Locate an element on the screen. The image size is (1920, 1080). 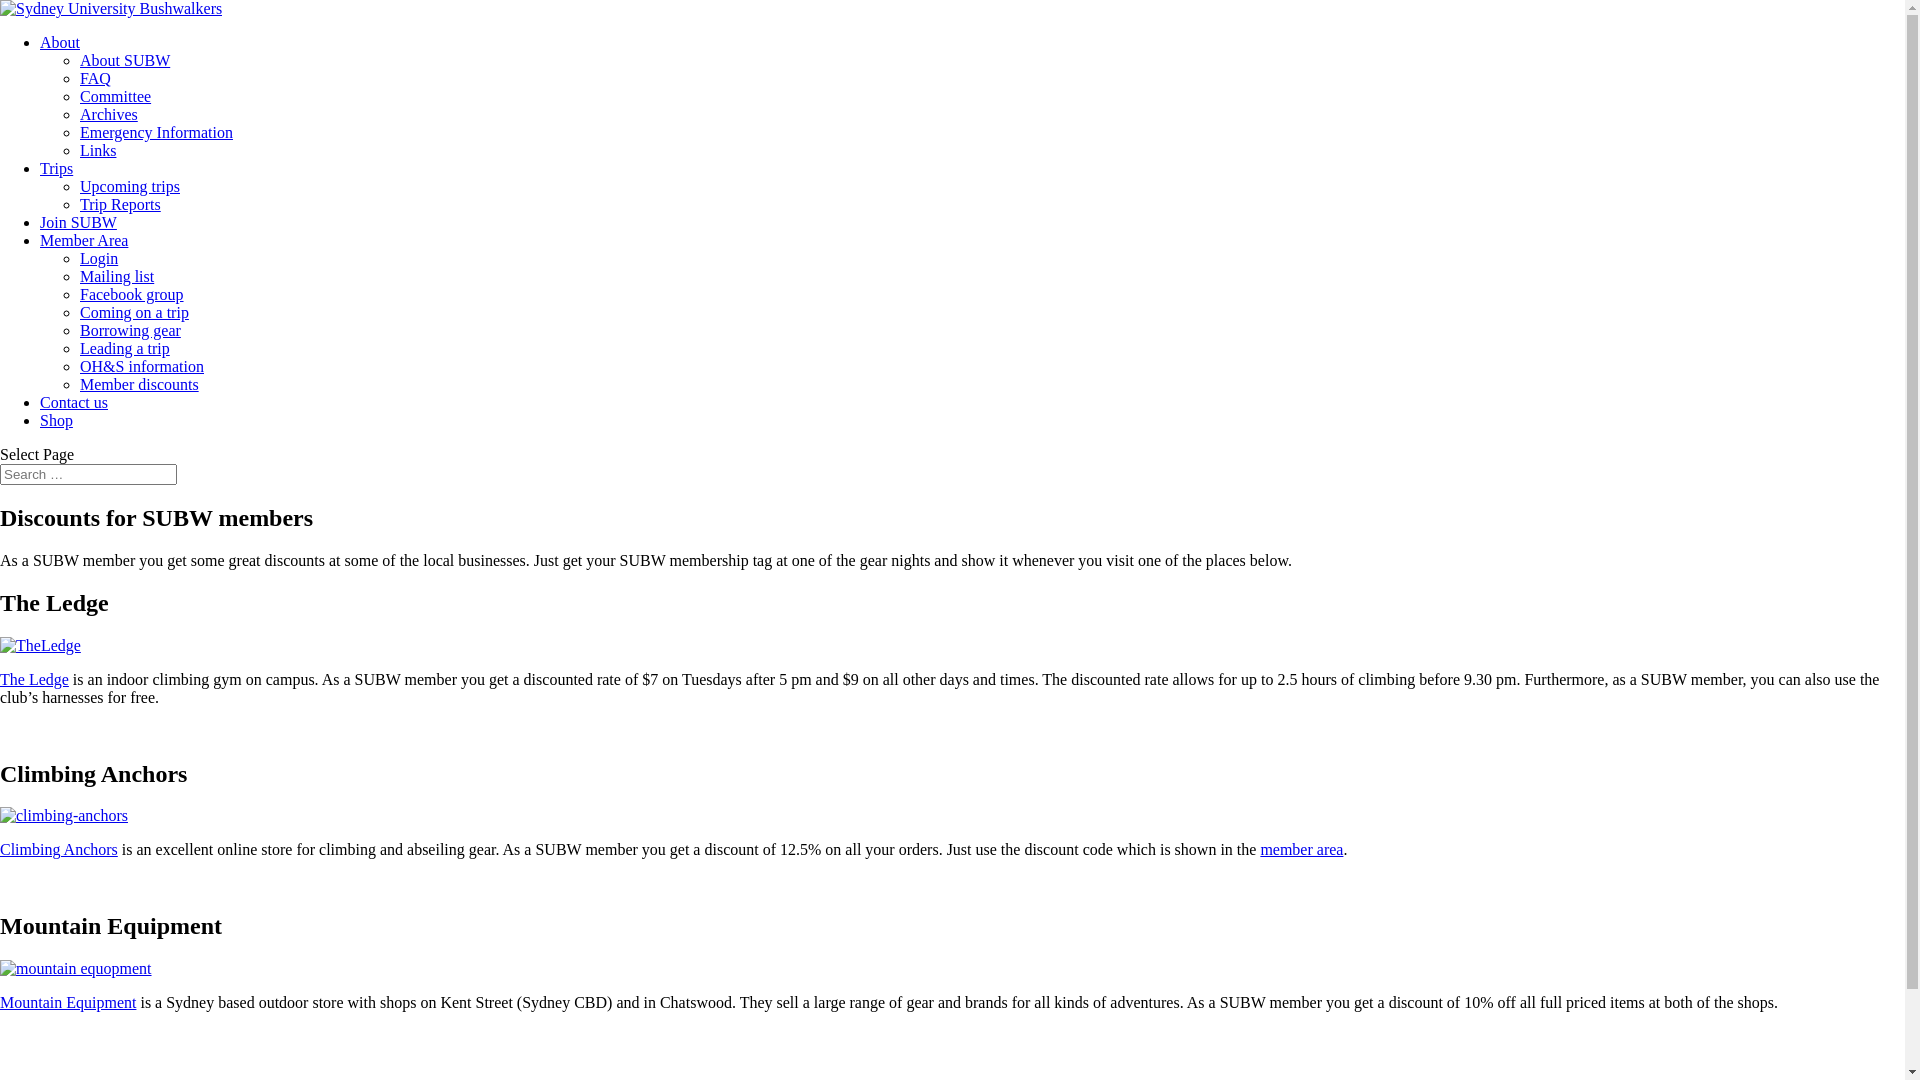
'Links' is located at coordinates (96, 149).